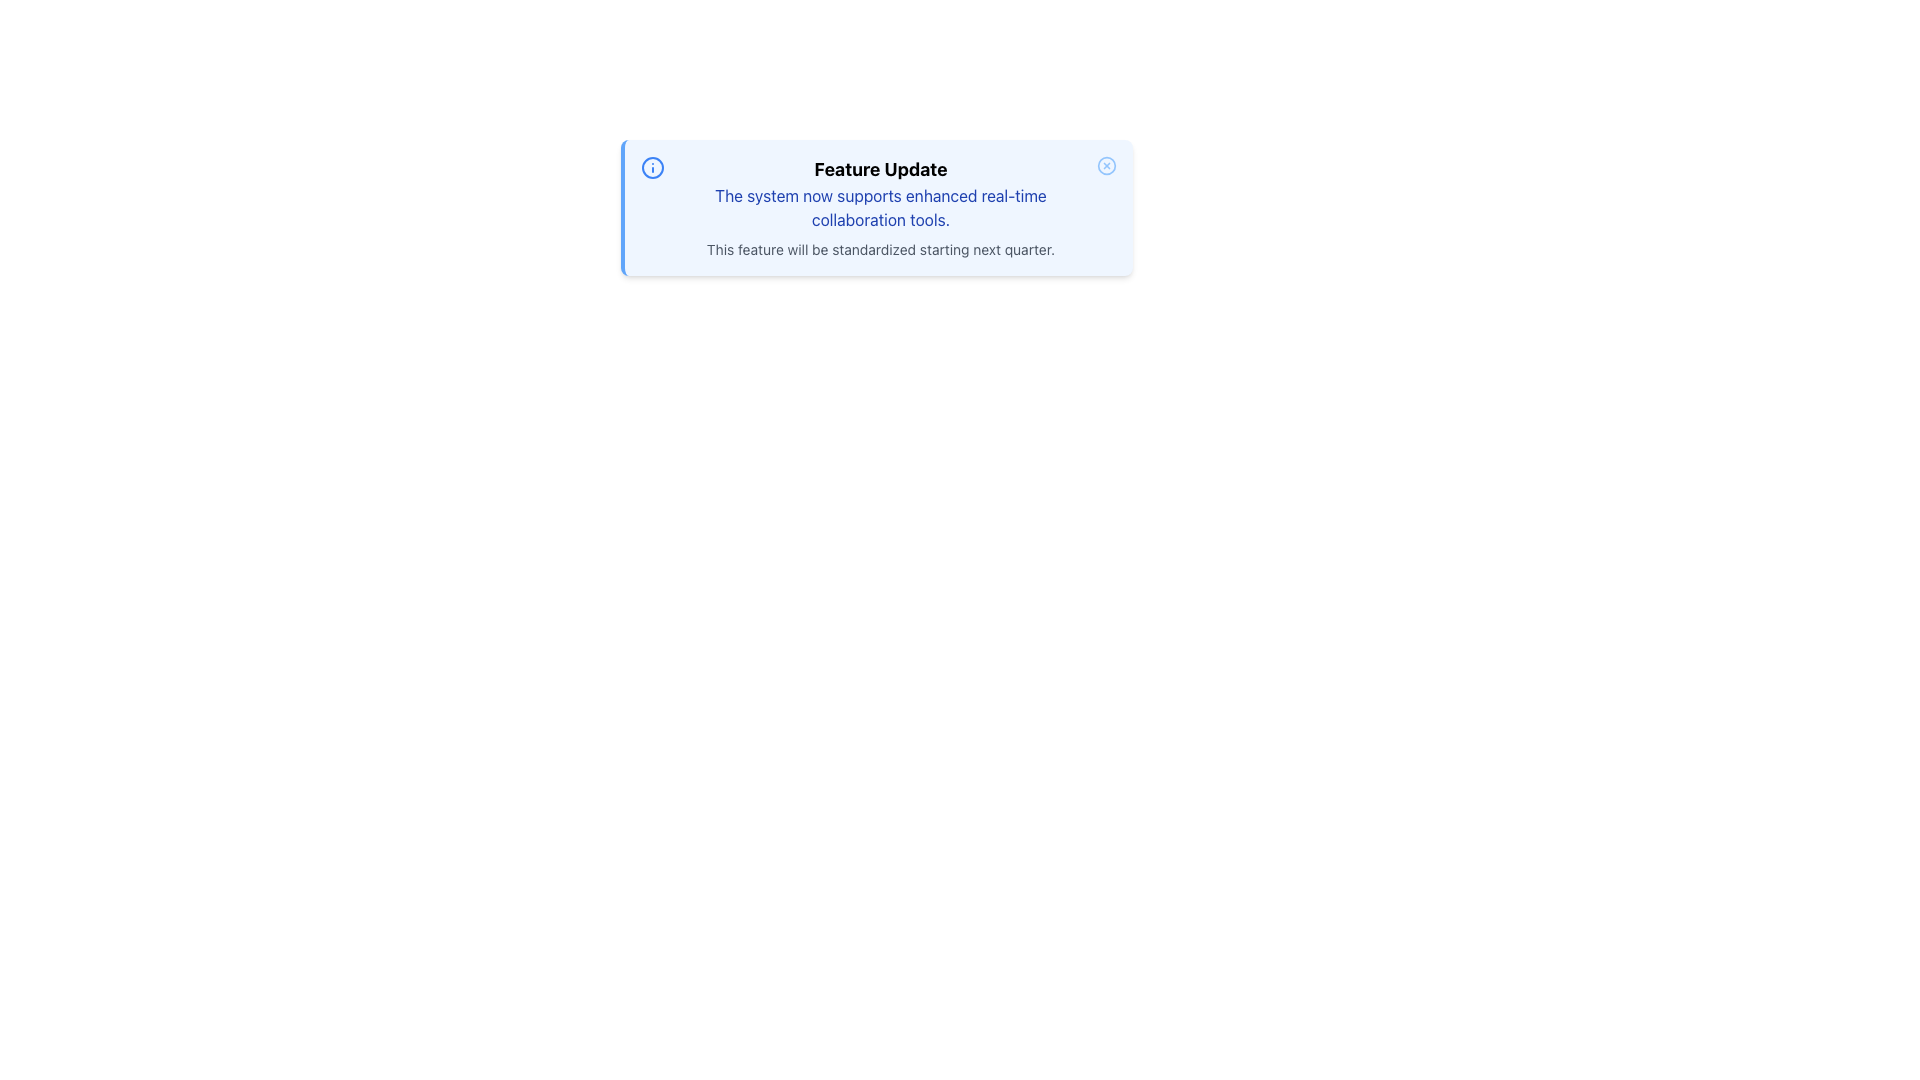 Image resolution: width=1920 pixels, height=1080 pixels. I want to click on the Decorative Circle SVG Element located at the upper-right corner of the alert box, adjacent to the close icon, so click(1106, 164).